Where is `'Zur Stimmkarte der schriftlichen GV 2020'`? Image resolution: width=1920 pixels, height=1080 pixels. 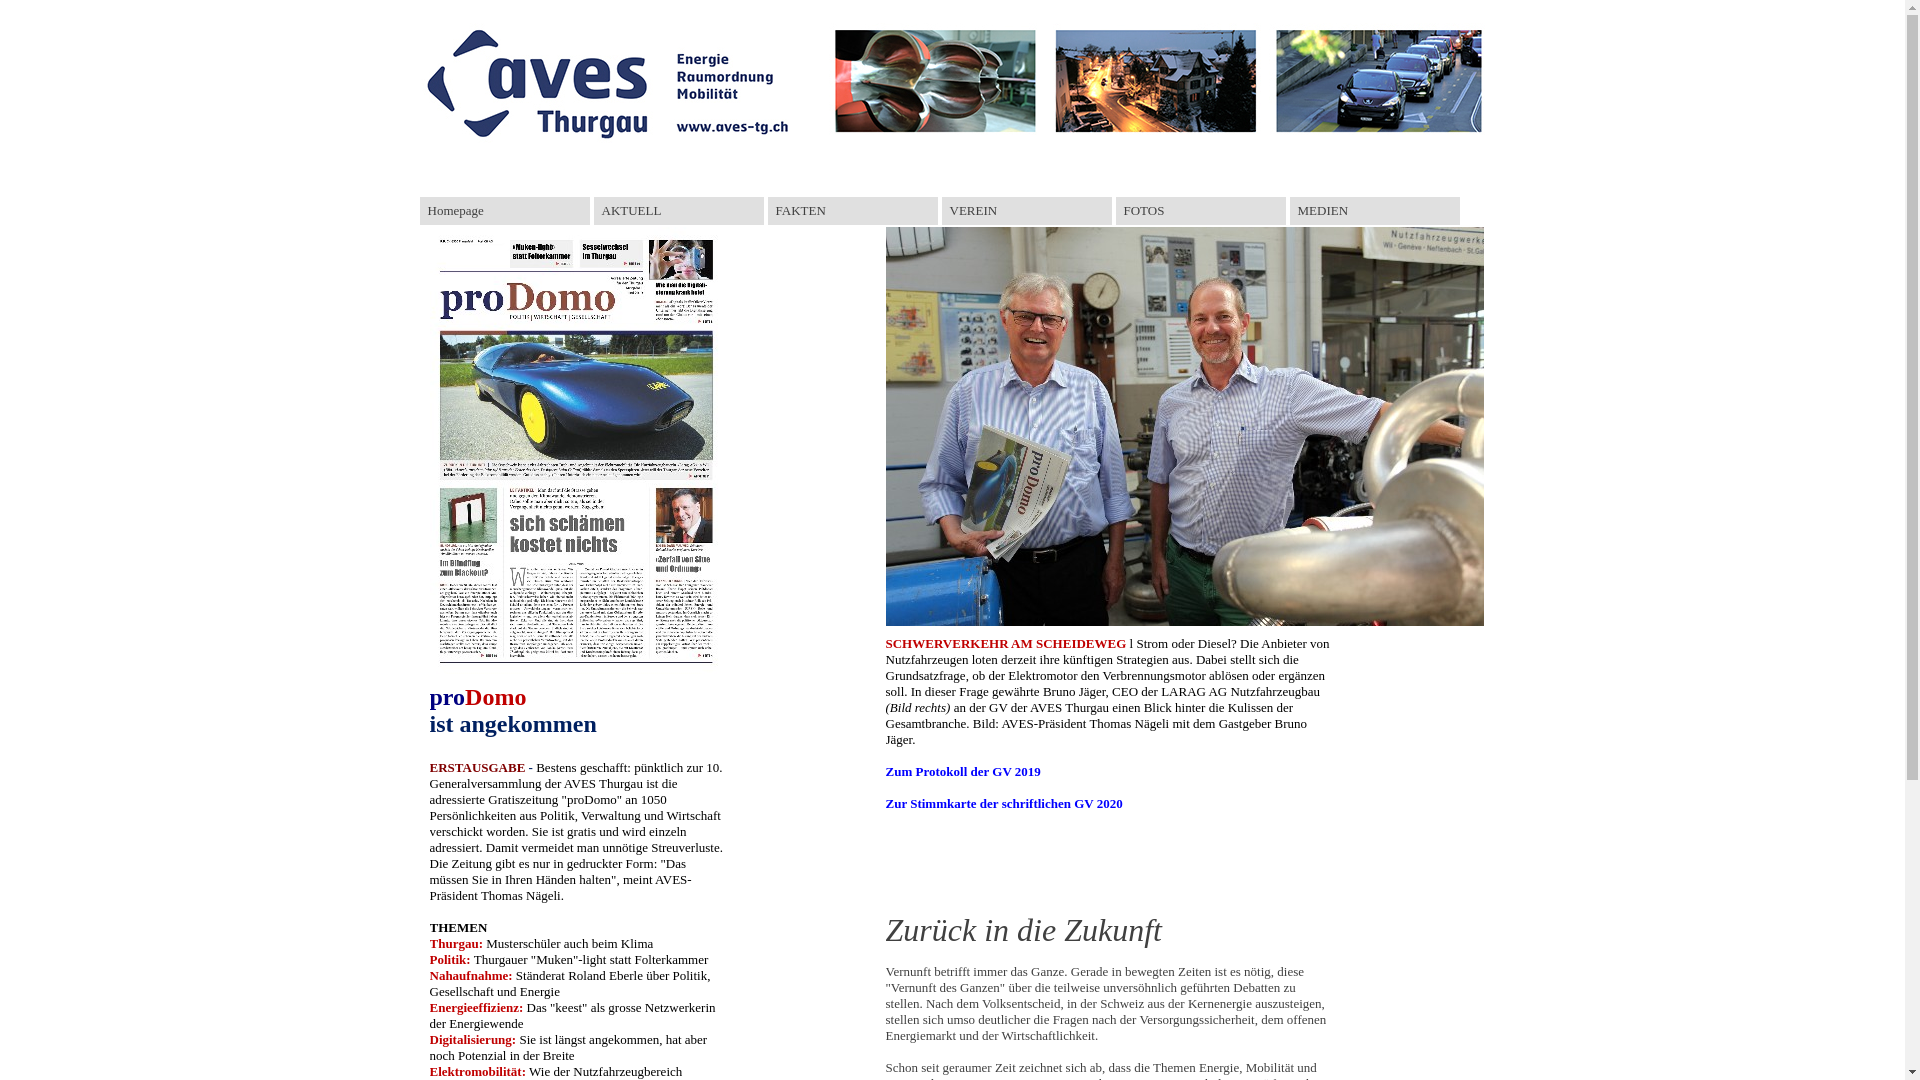 'Zur Stimmkarte der schriftlichen GV 2020' is located at coordinates (1004, 802).